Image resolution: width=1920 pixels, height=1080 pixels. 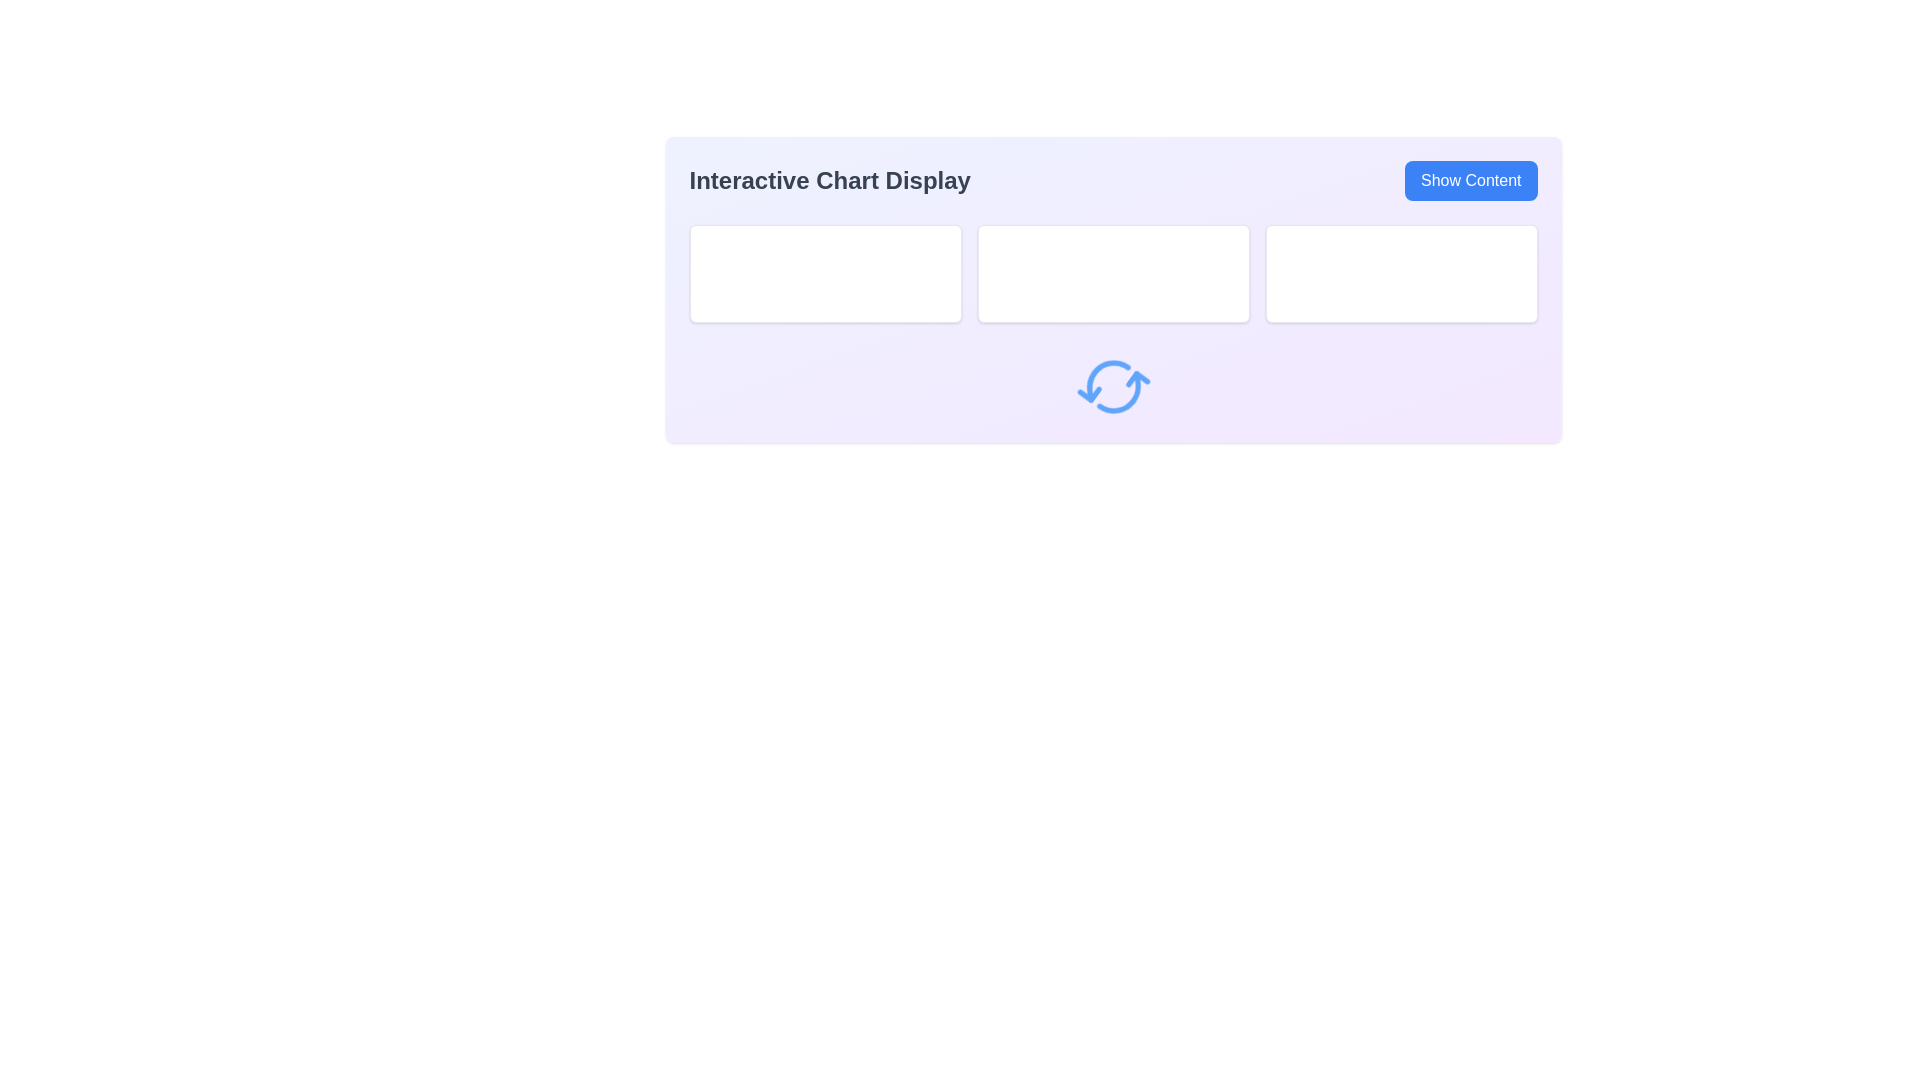 What do you see at coordinates (1471, 181) in the screenshot?
I see `the 'Show Content' button with a blue background and white text` at bounding box center [1471, 181].